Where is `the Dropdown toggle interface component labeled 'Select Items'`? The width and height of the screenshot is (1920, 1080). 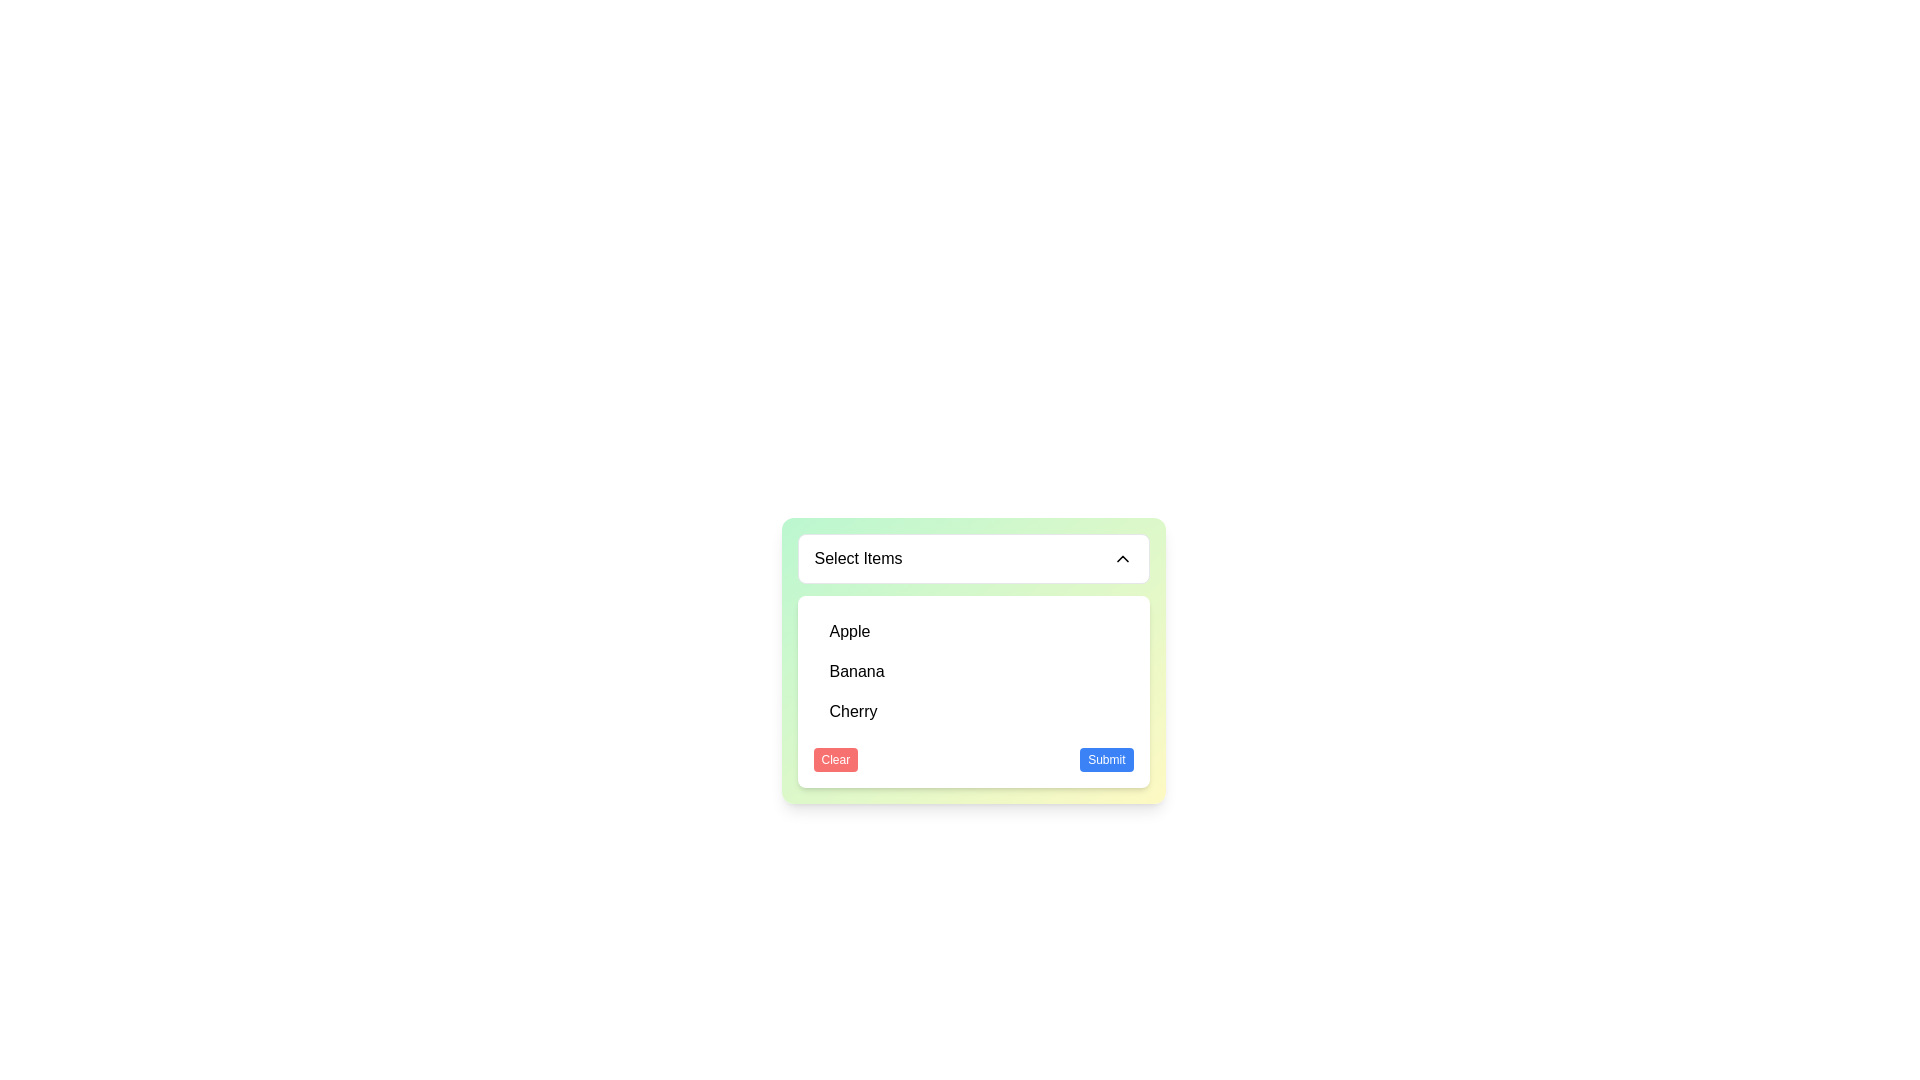
the Dropdown toggle interface component labeled 'Select Items' is located at coordinates (973, 559).